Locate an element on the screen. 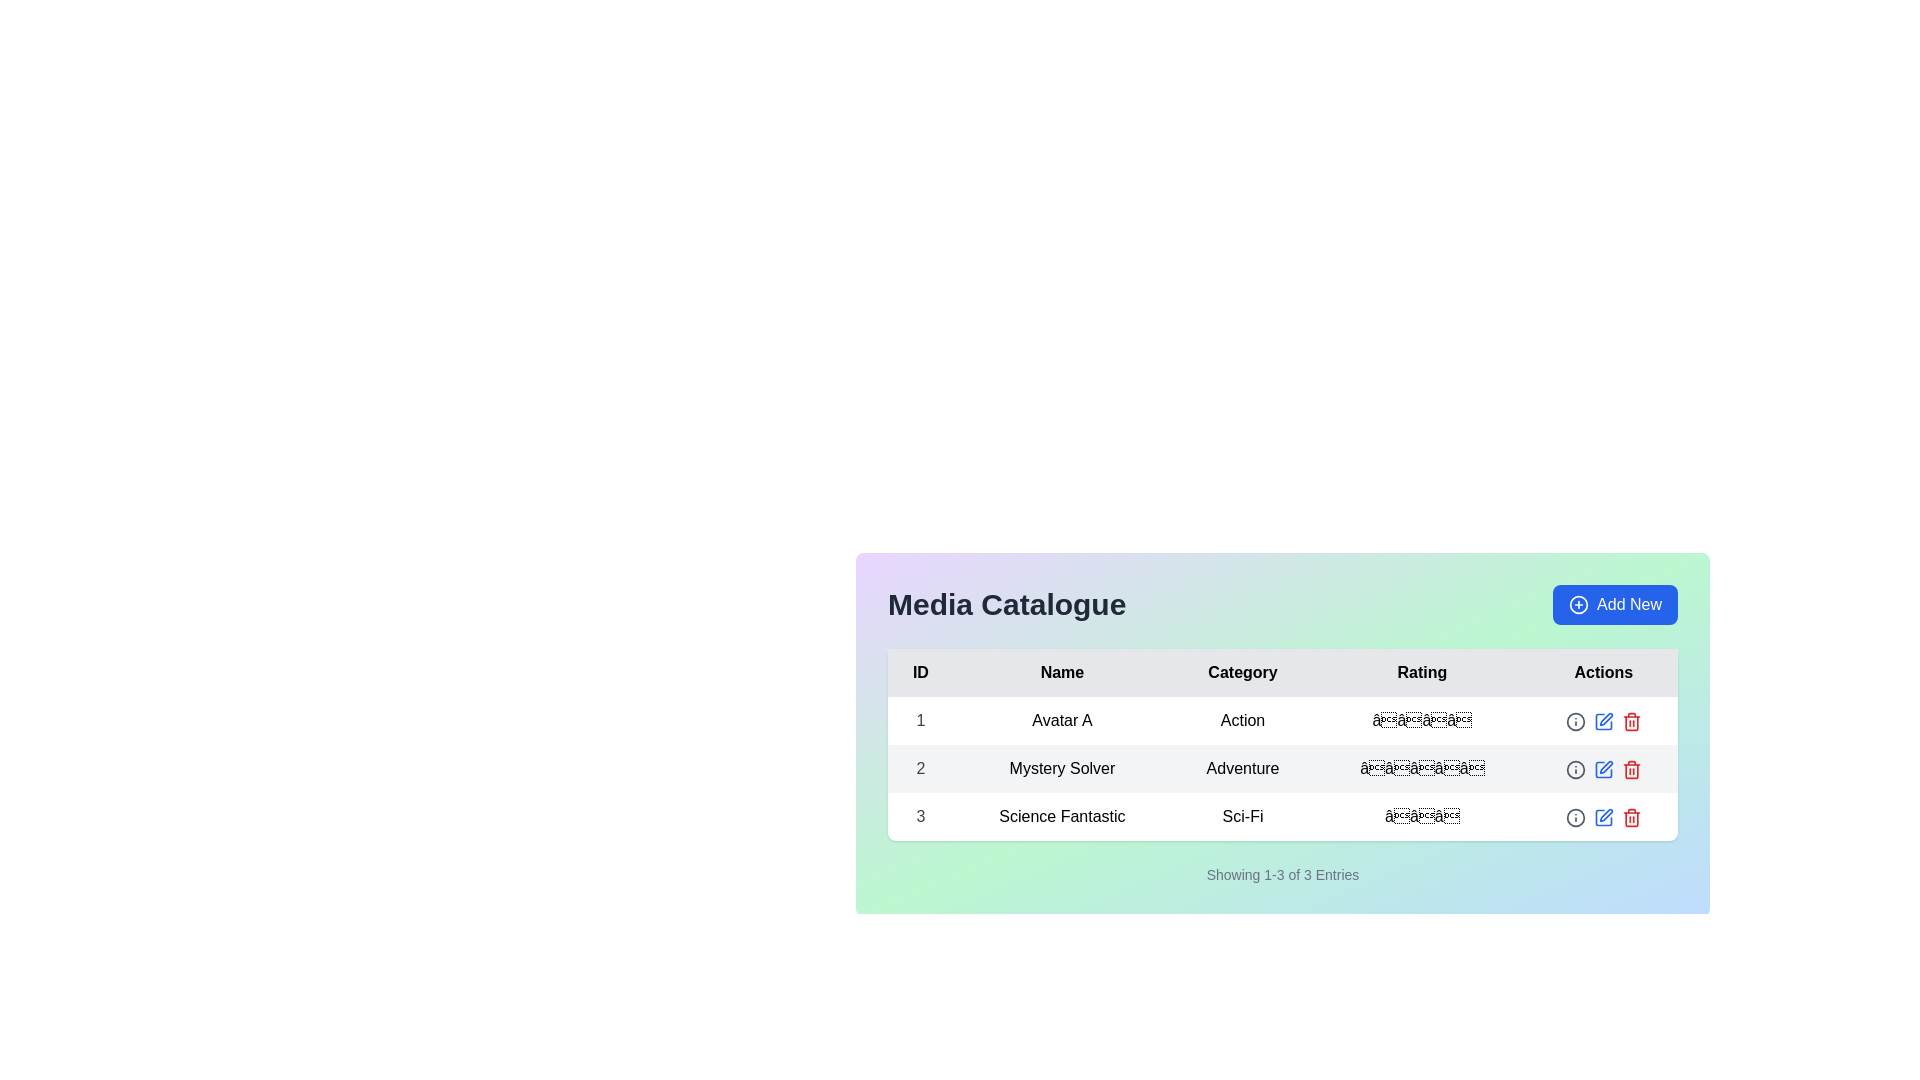 This screenshot has height=1080, width=1920. the pen-like icon is located at coordinates (1606, 815).